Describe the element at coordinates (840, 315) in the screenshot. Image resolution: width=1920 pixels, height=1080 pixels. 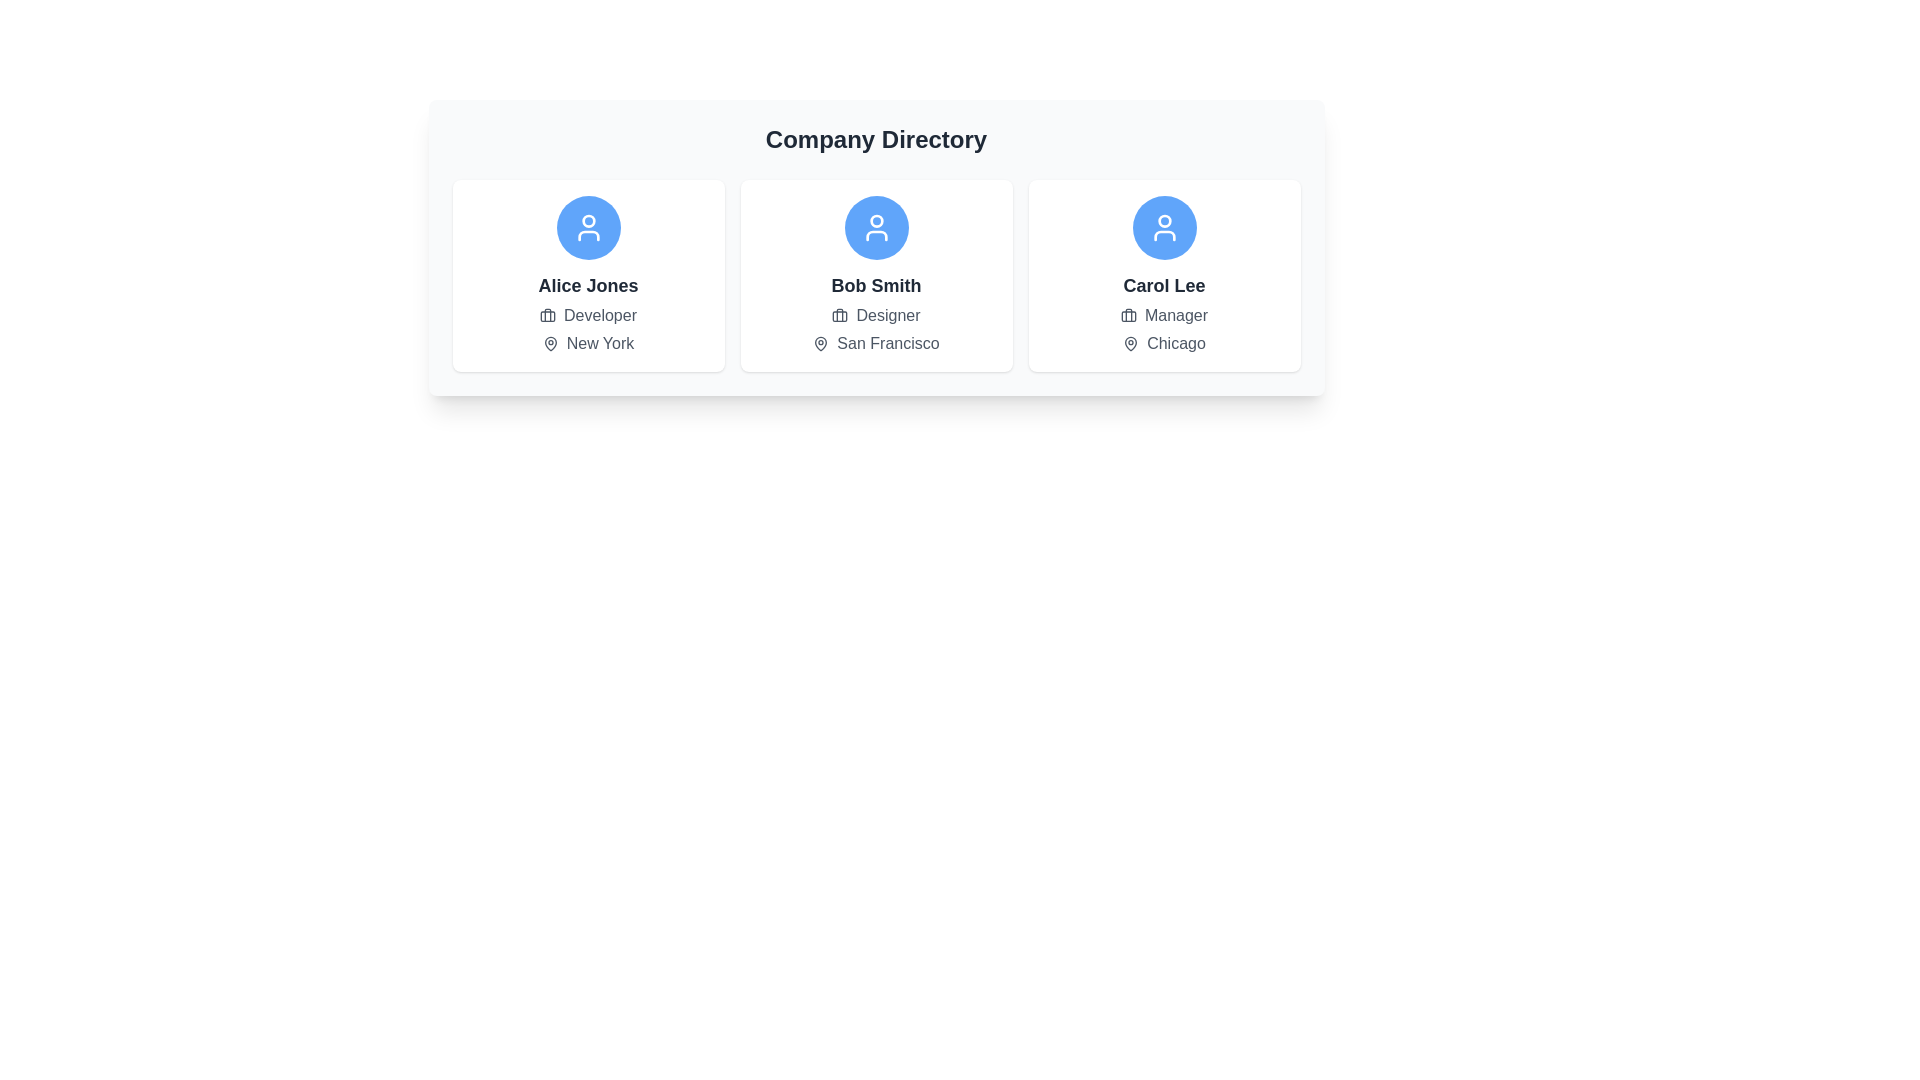
I see `briefcase icon located to the left of the text 'Designer' in the profile card for 'Bob Smith' to view more details` at that location.